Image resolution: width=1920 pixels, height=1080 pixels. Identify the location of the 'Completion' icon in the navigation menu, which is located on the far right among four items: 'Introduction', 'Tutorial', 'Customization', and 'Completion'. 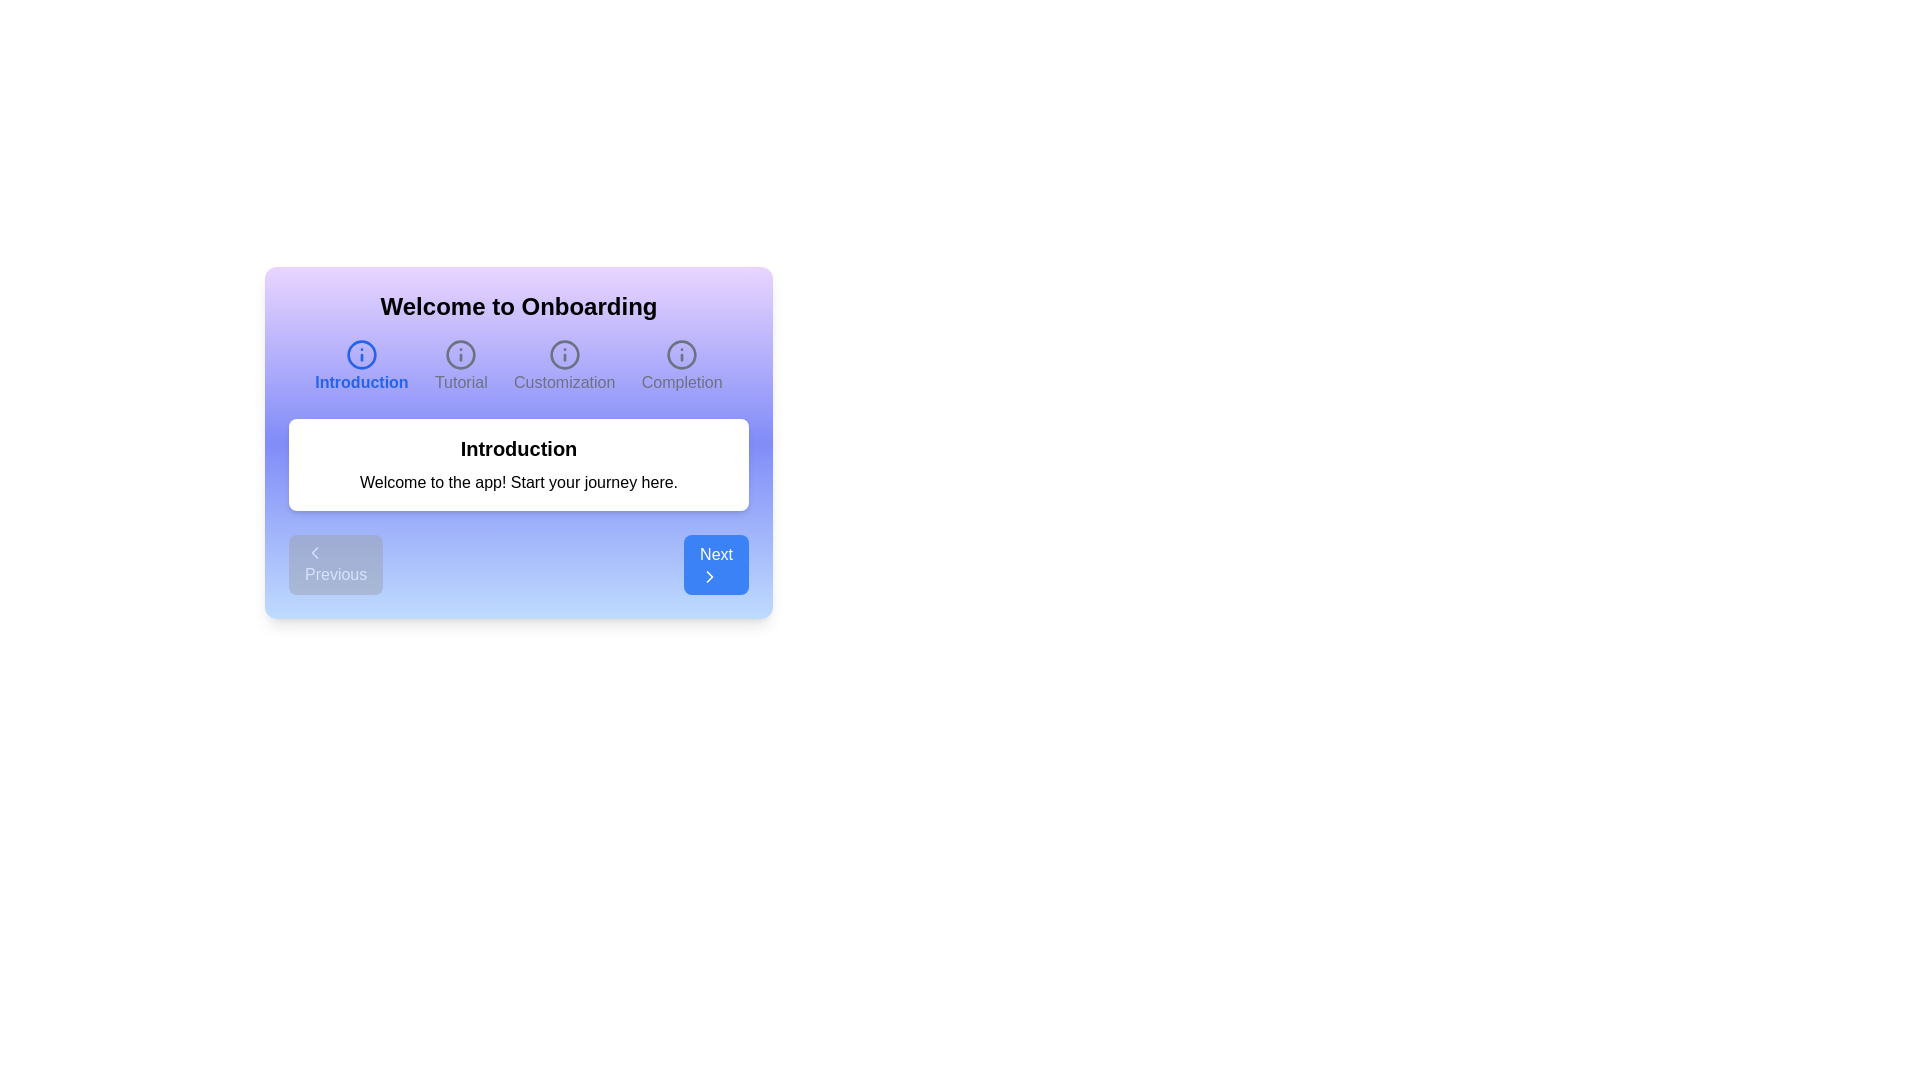
(682, 353).